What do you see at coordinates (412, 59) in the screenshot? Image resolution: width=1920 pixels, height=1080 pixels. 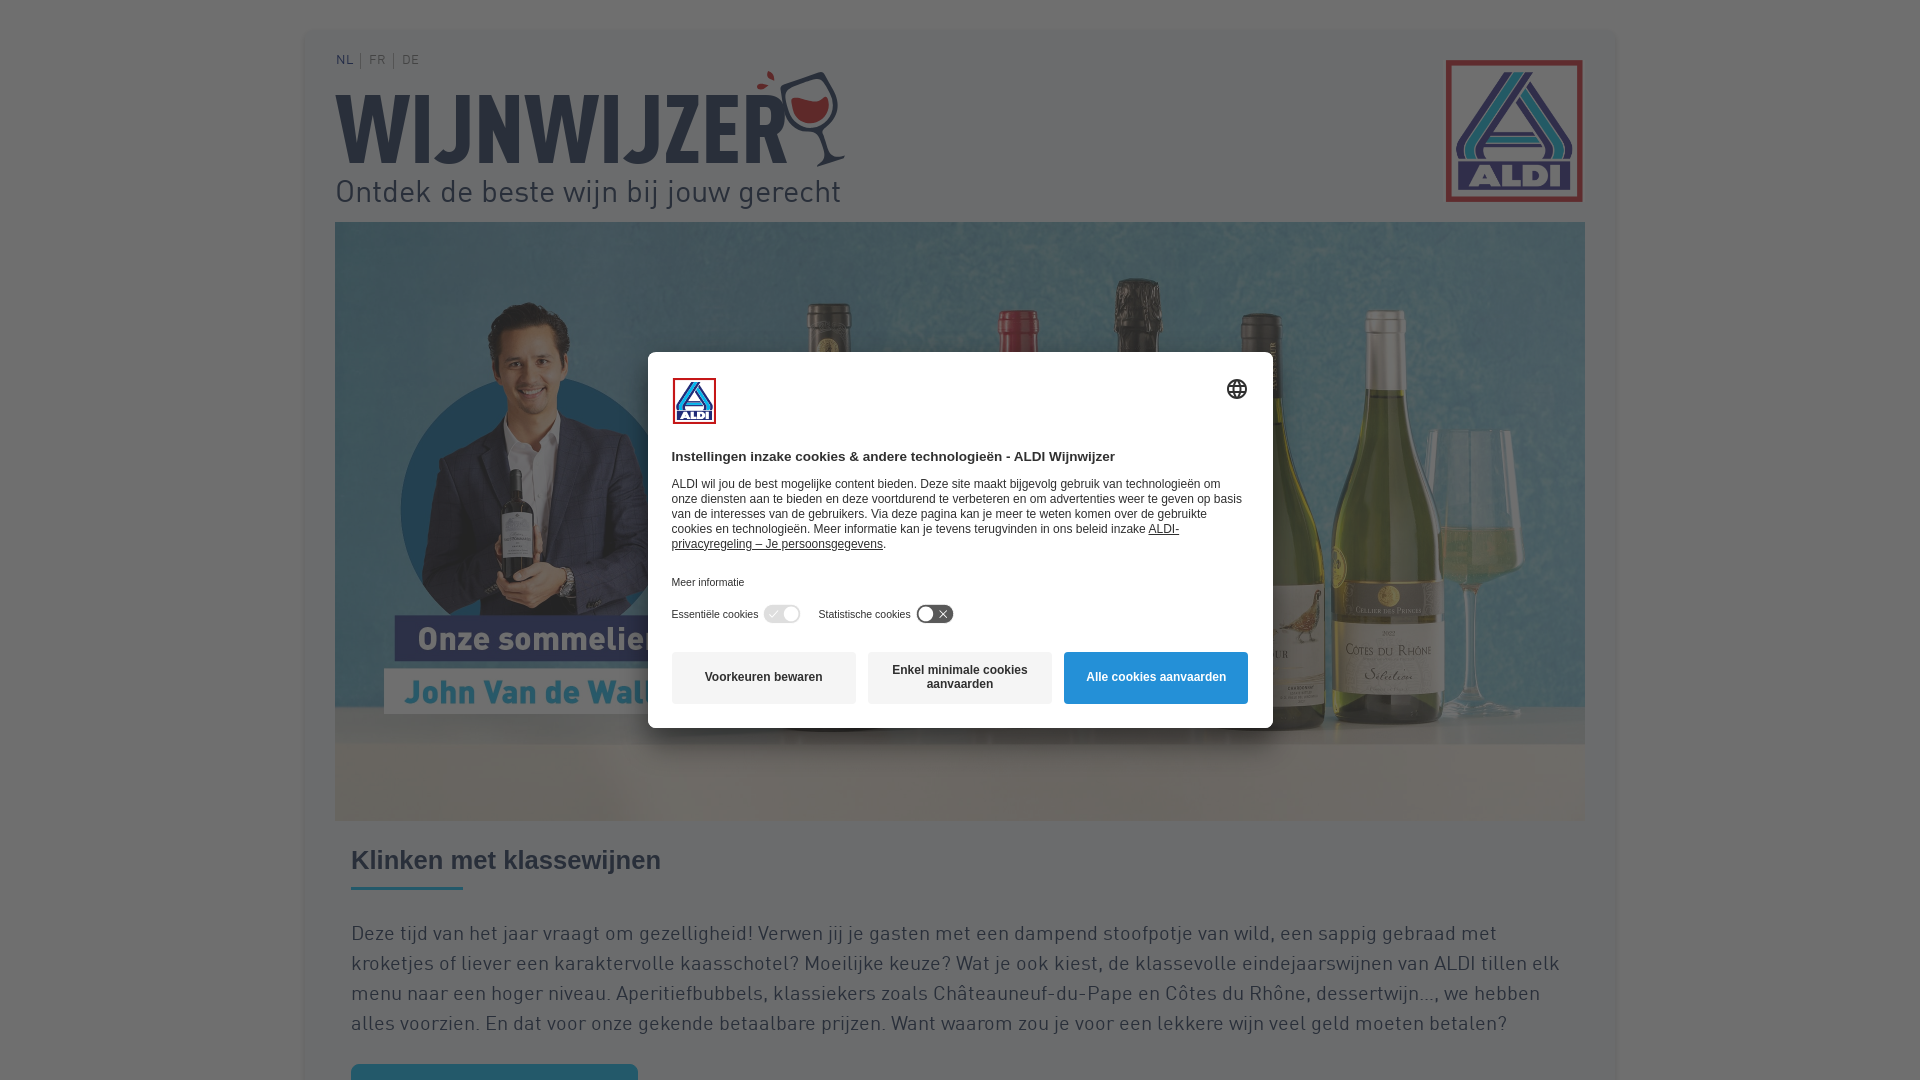 I see `'DE'` at bounding box center [412, 59].